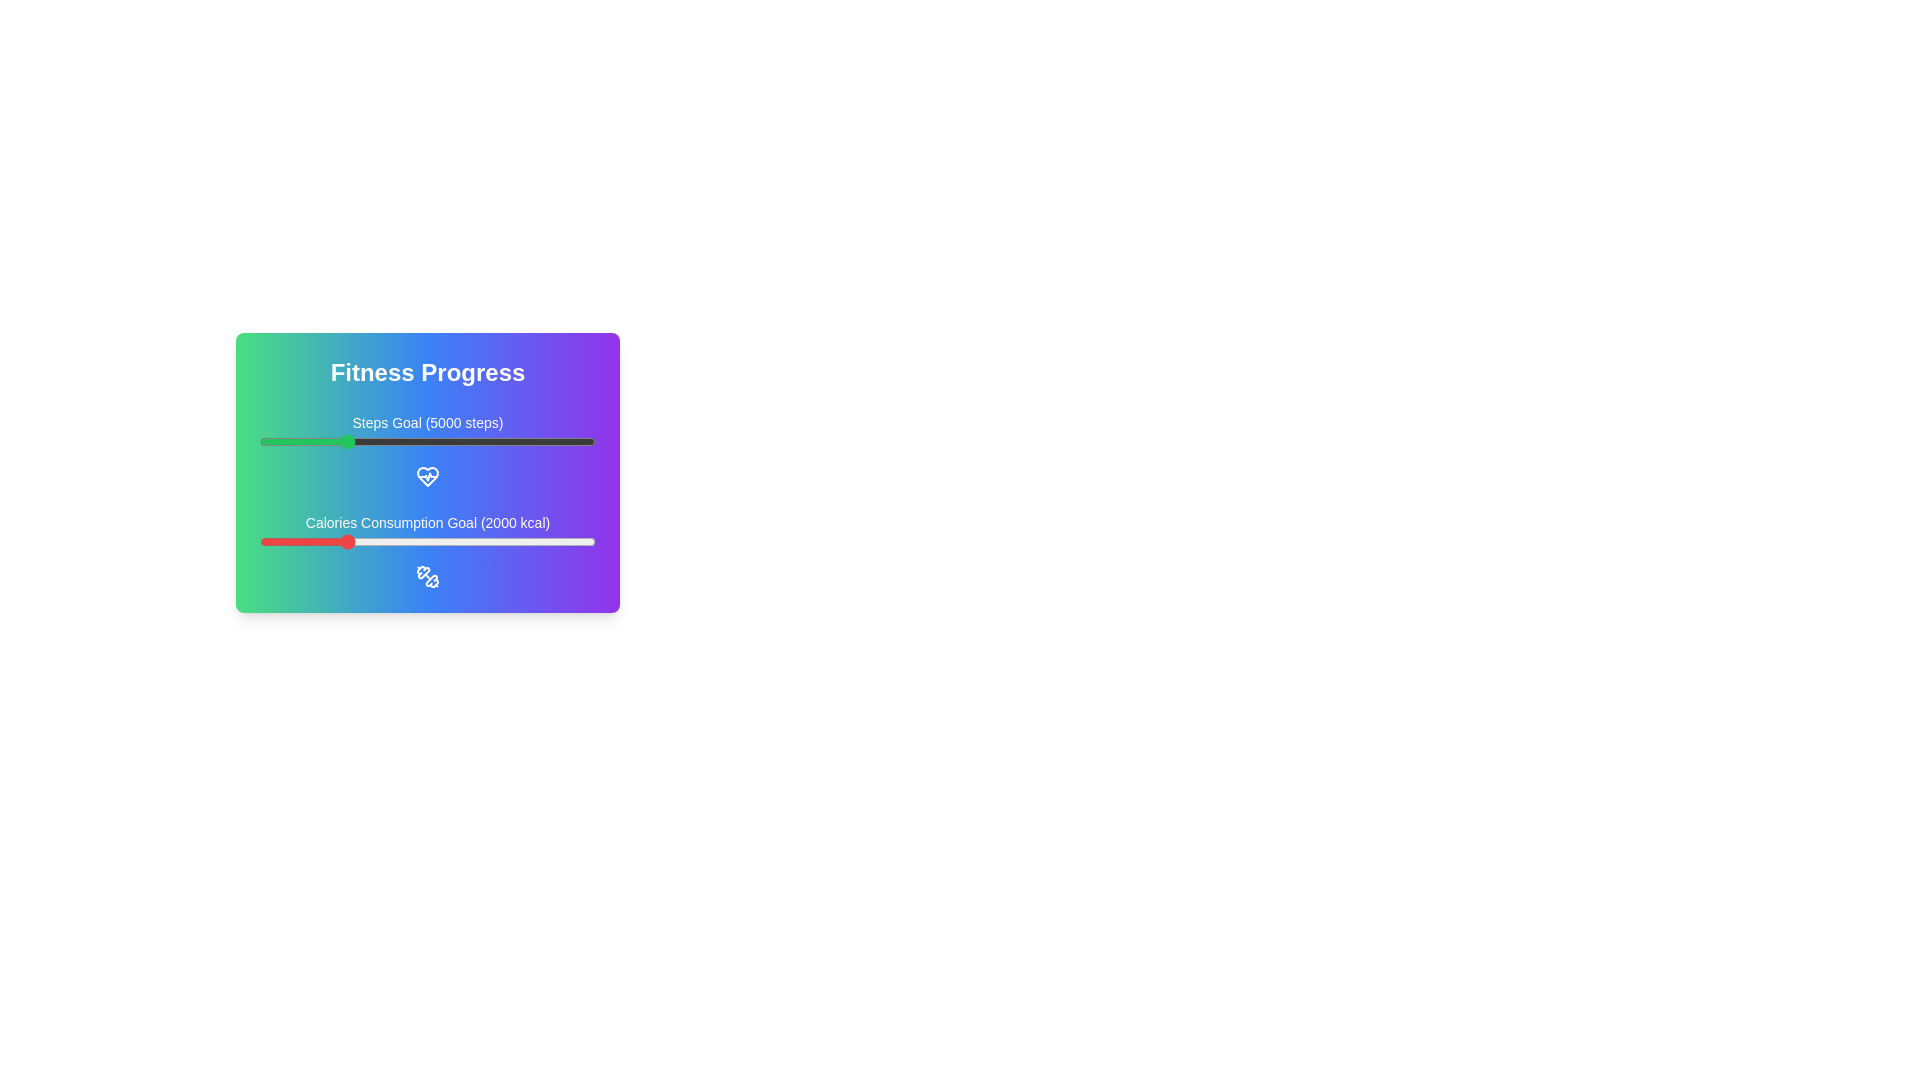  What do you see at coordinates (426, 441) in the screenshot?
I see `the range slider component below the label 'Steps Goal (5000 steps)' to set a value` at bounding box center [426, 441].